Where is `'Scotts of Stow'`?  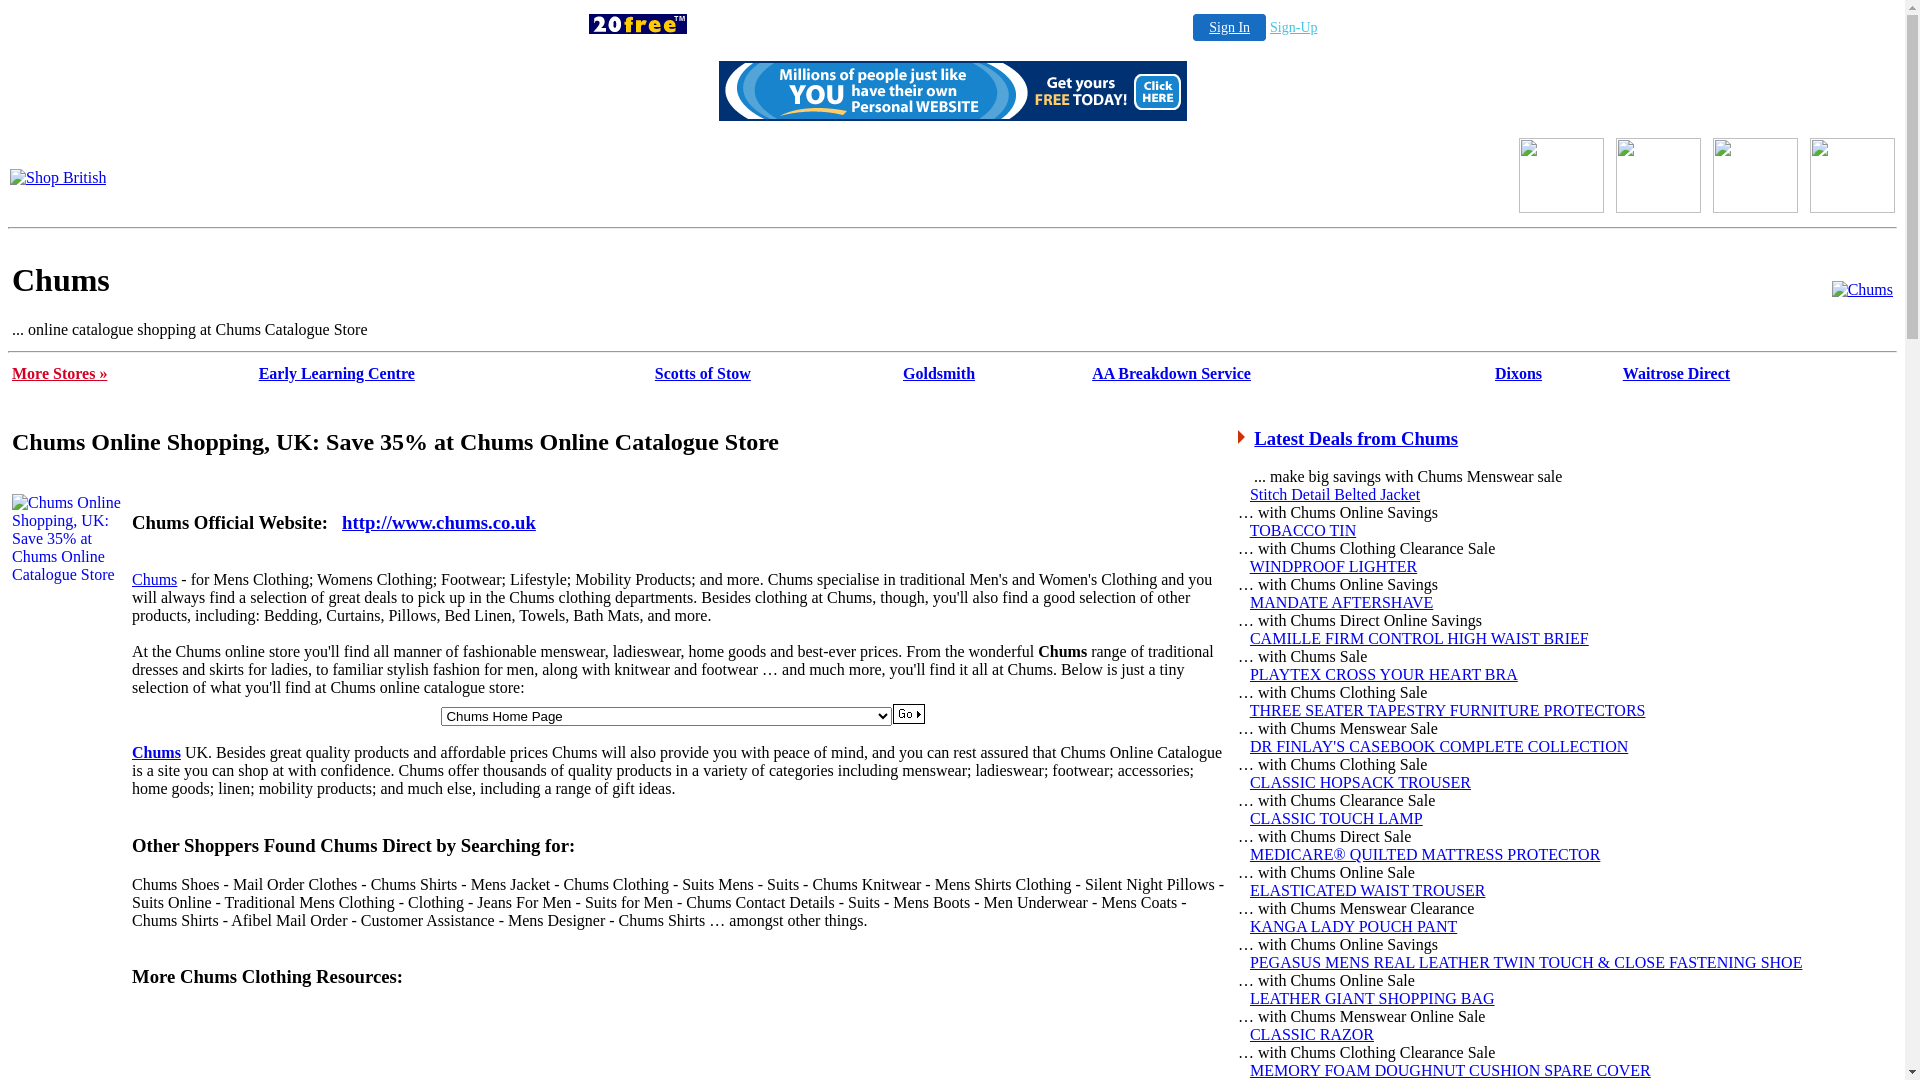 'Scotts of Stow' is located at coordinates (702, 373).